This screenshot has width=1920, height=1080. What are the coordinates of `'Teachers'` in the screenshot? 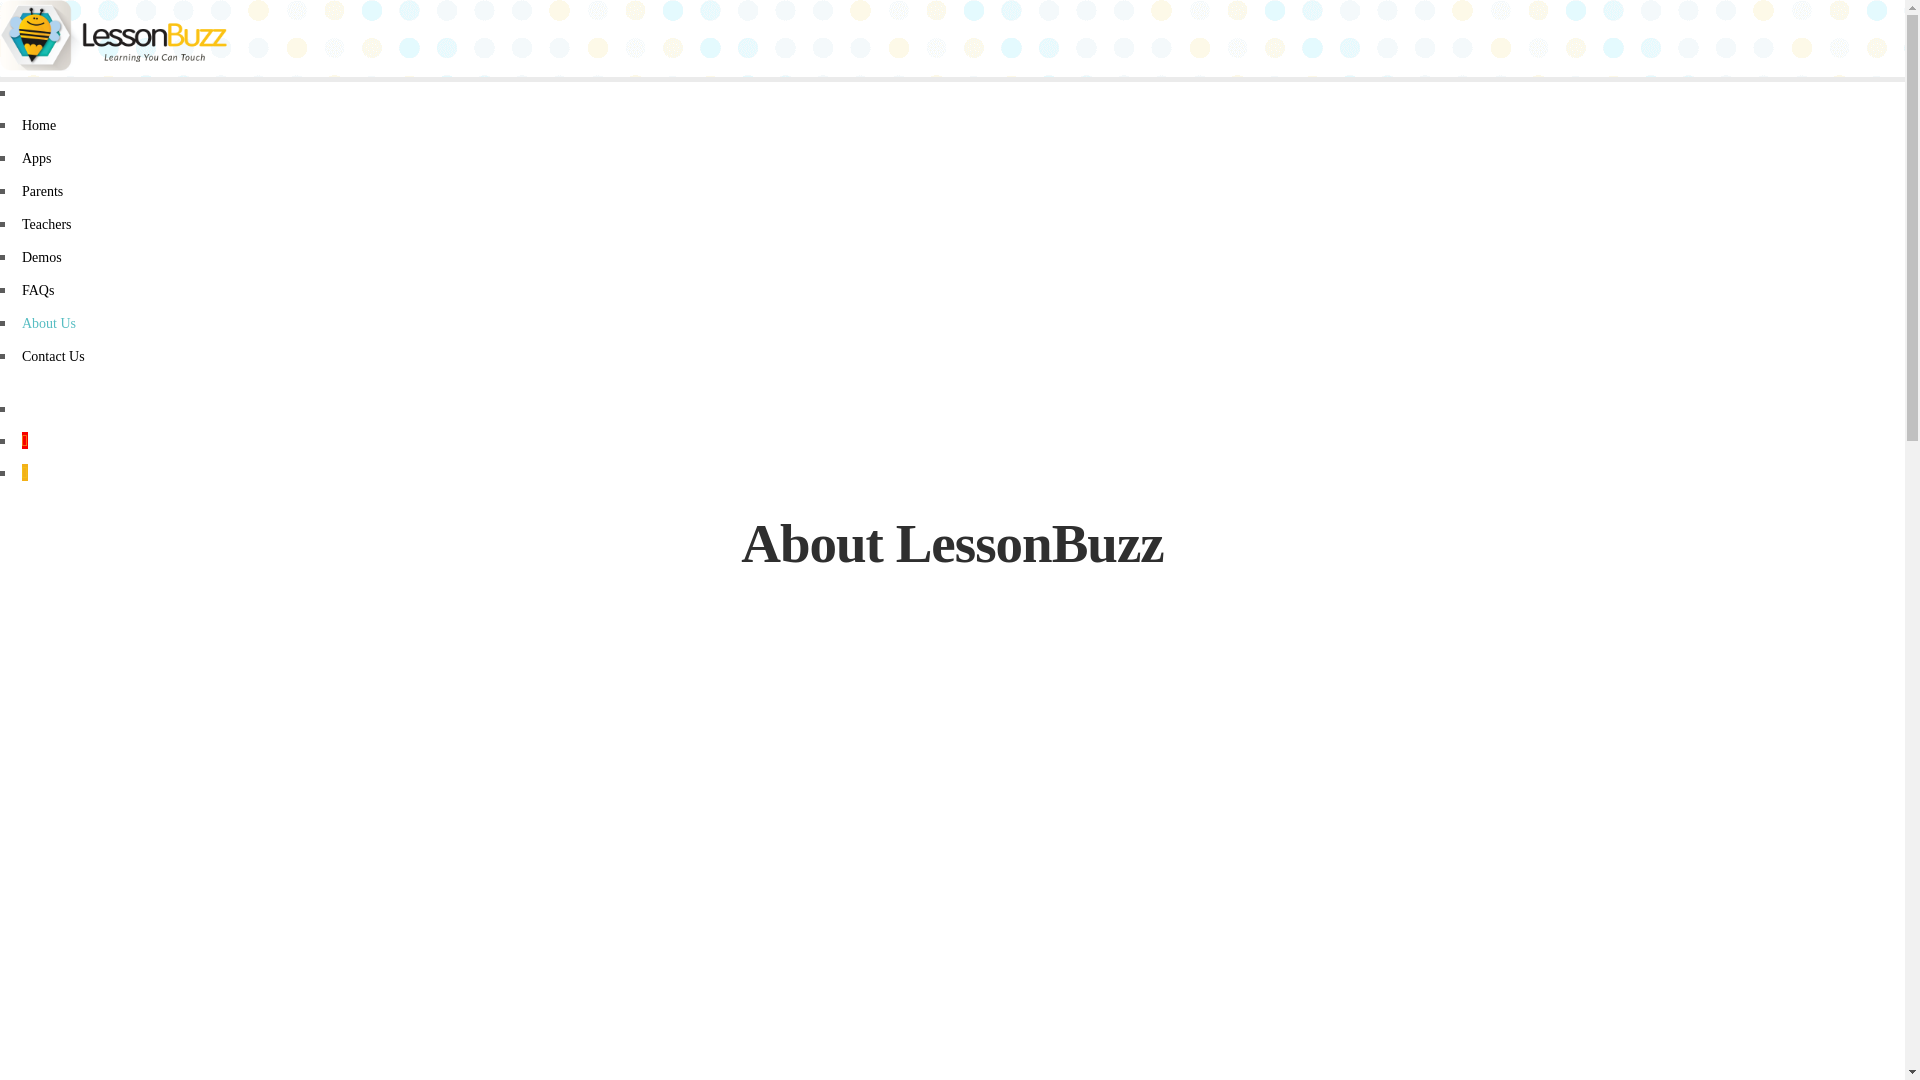 It's located at (47, 224).